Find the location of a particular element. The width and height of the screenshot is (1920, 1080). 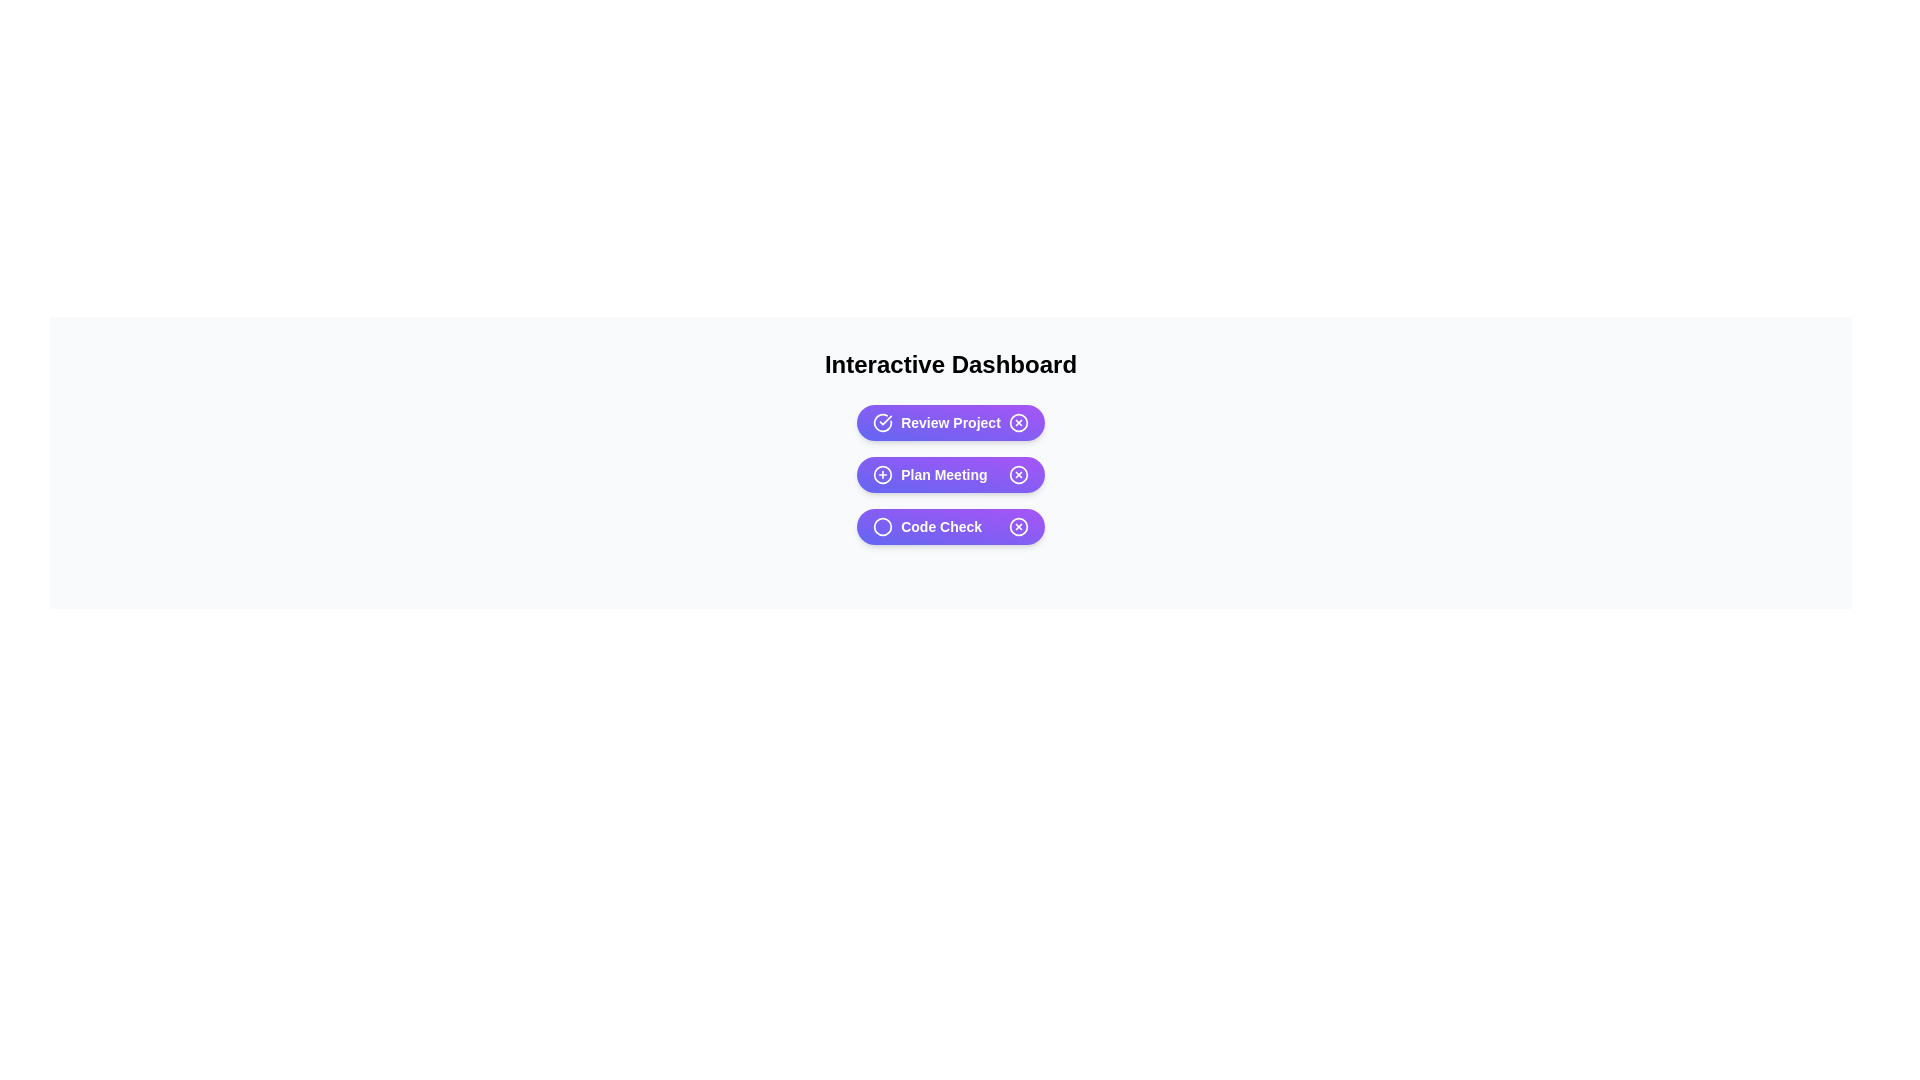

the close button of the chip labeled Code Check to remove it is located at coordinates (1018, 526).